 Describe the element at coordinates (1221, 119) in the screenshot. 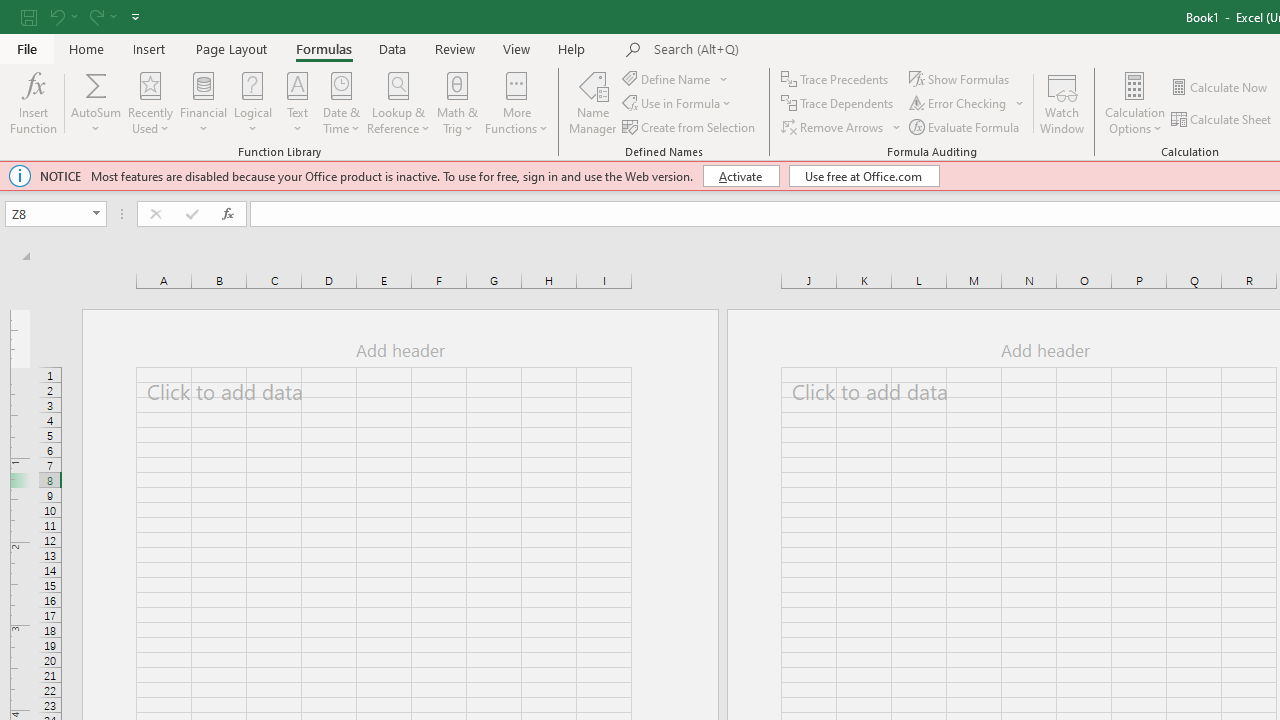

I see `'Calculate Sheet'` at that location.